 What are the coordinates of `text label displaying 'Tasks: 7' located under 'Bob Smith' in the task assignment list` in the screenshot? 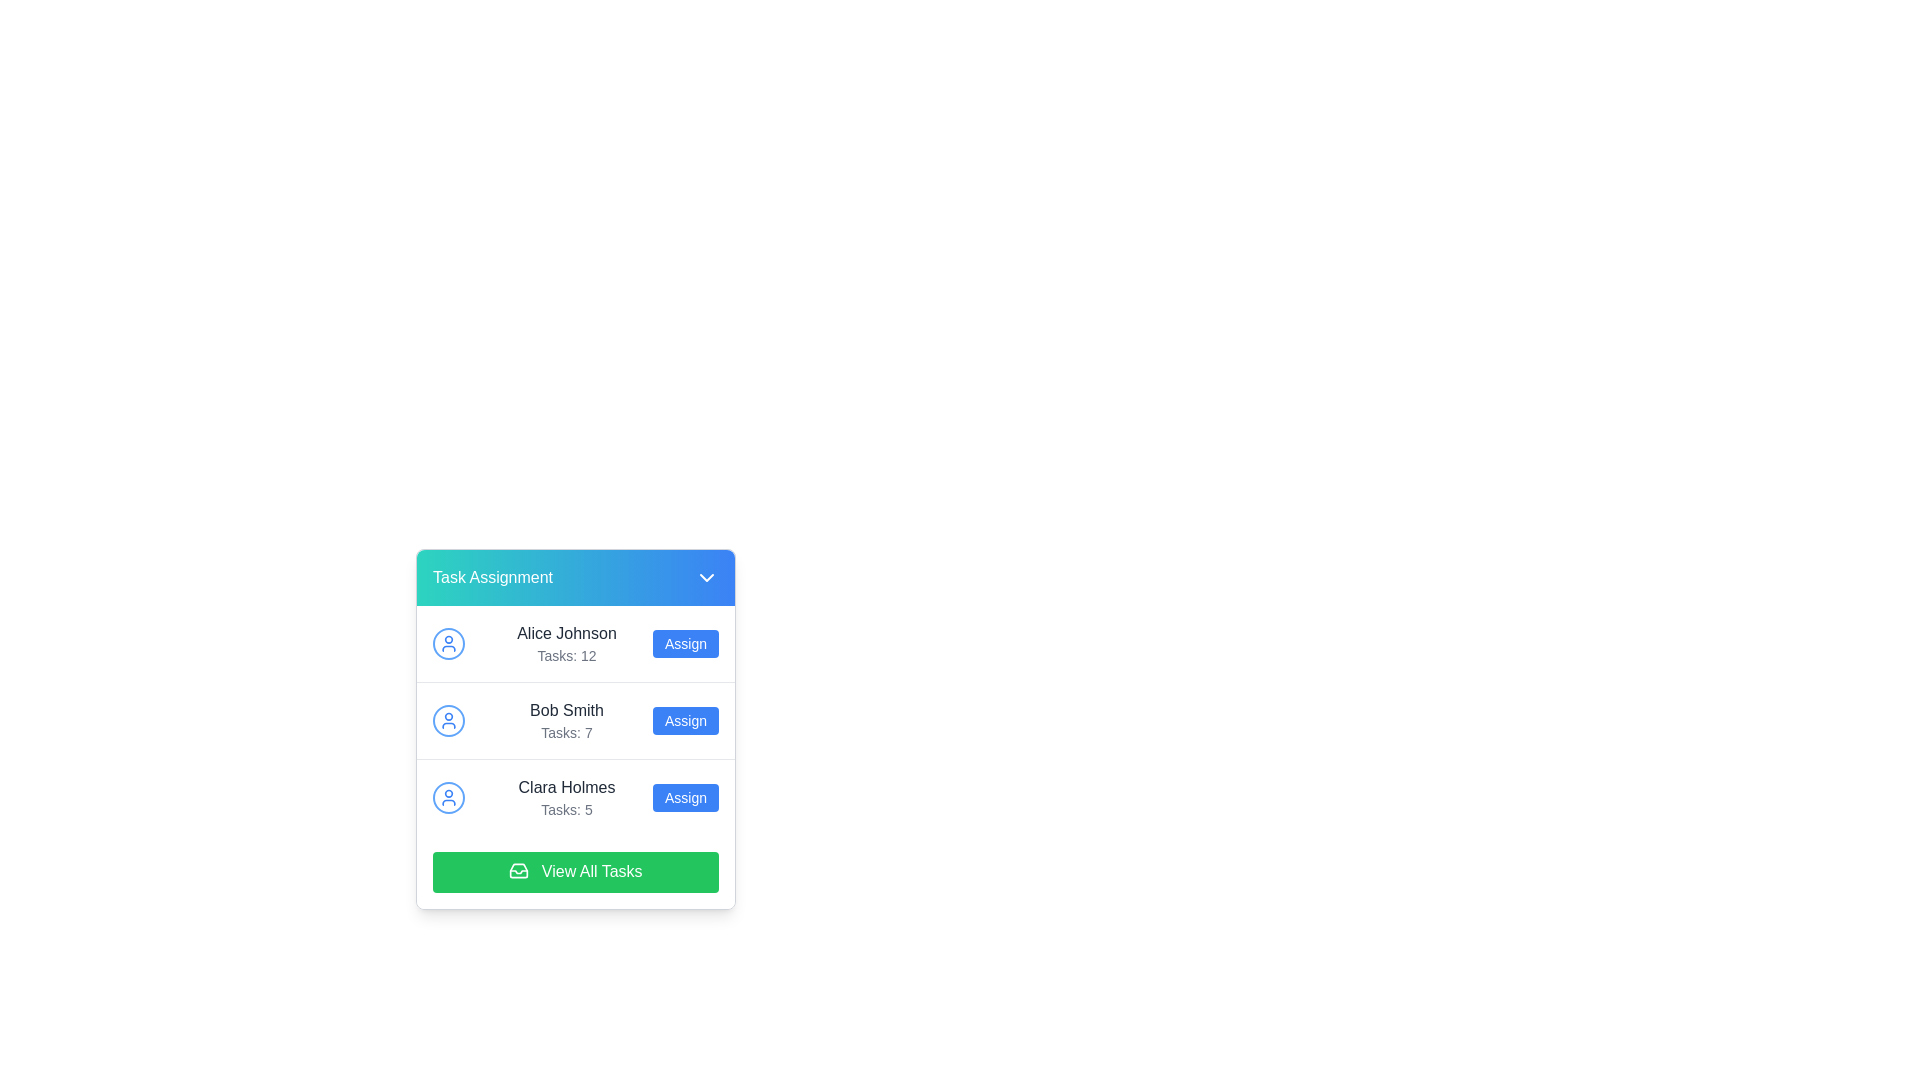 It's located at (565, 732).